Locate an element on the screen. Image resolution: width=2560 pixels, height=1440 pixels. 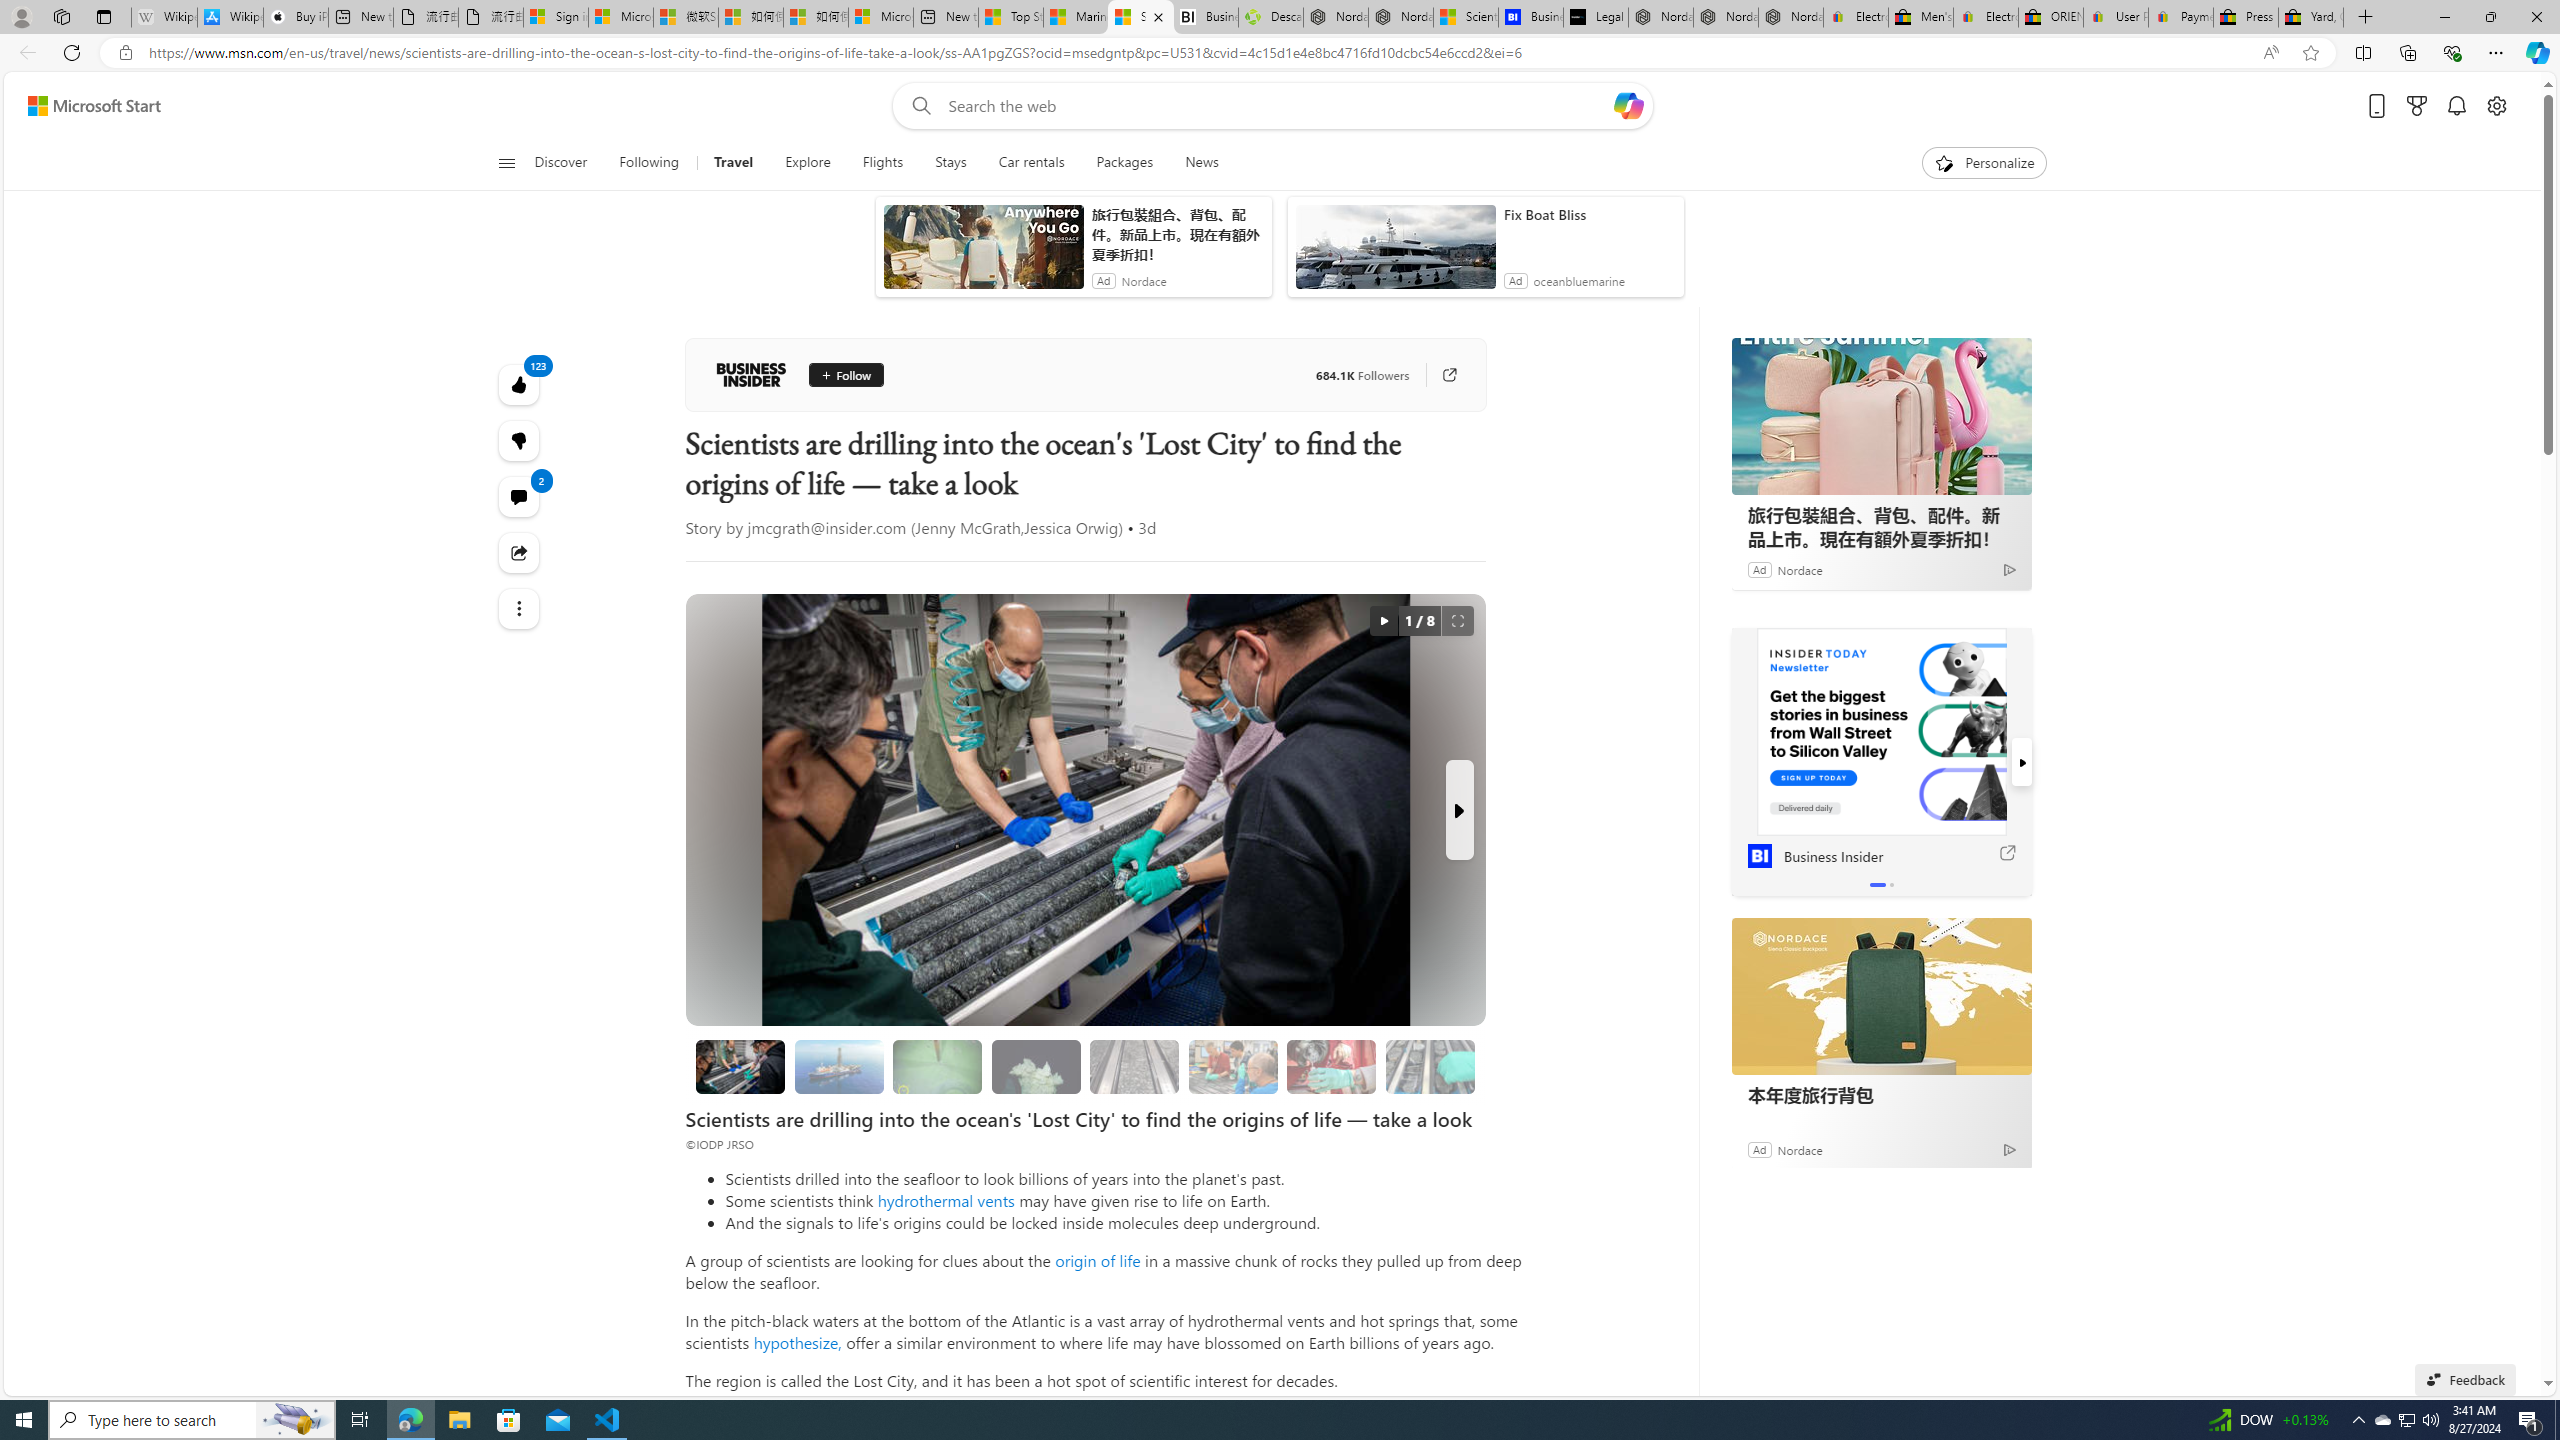
'origin of life' is located at coordinates (1097, 1260).